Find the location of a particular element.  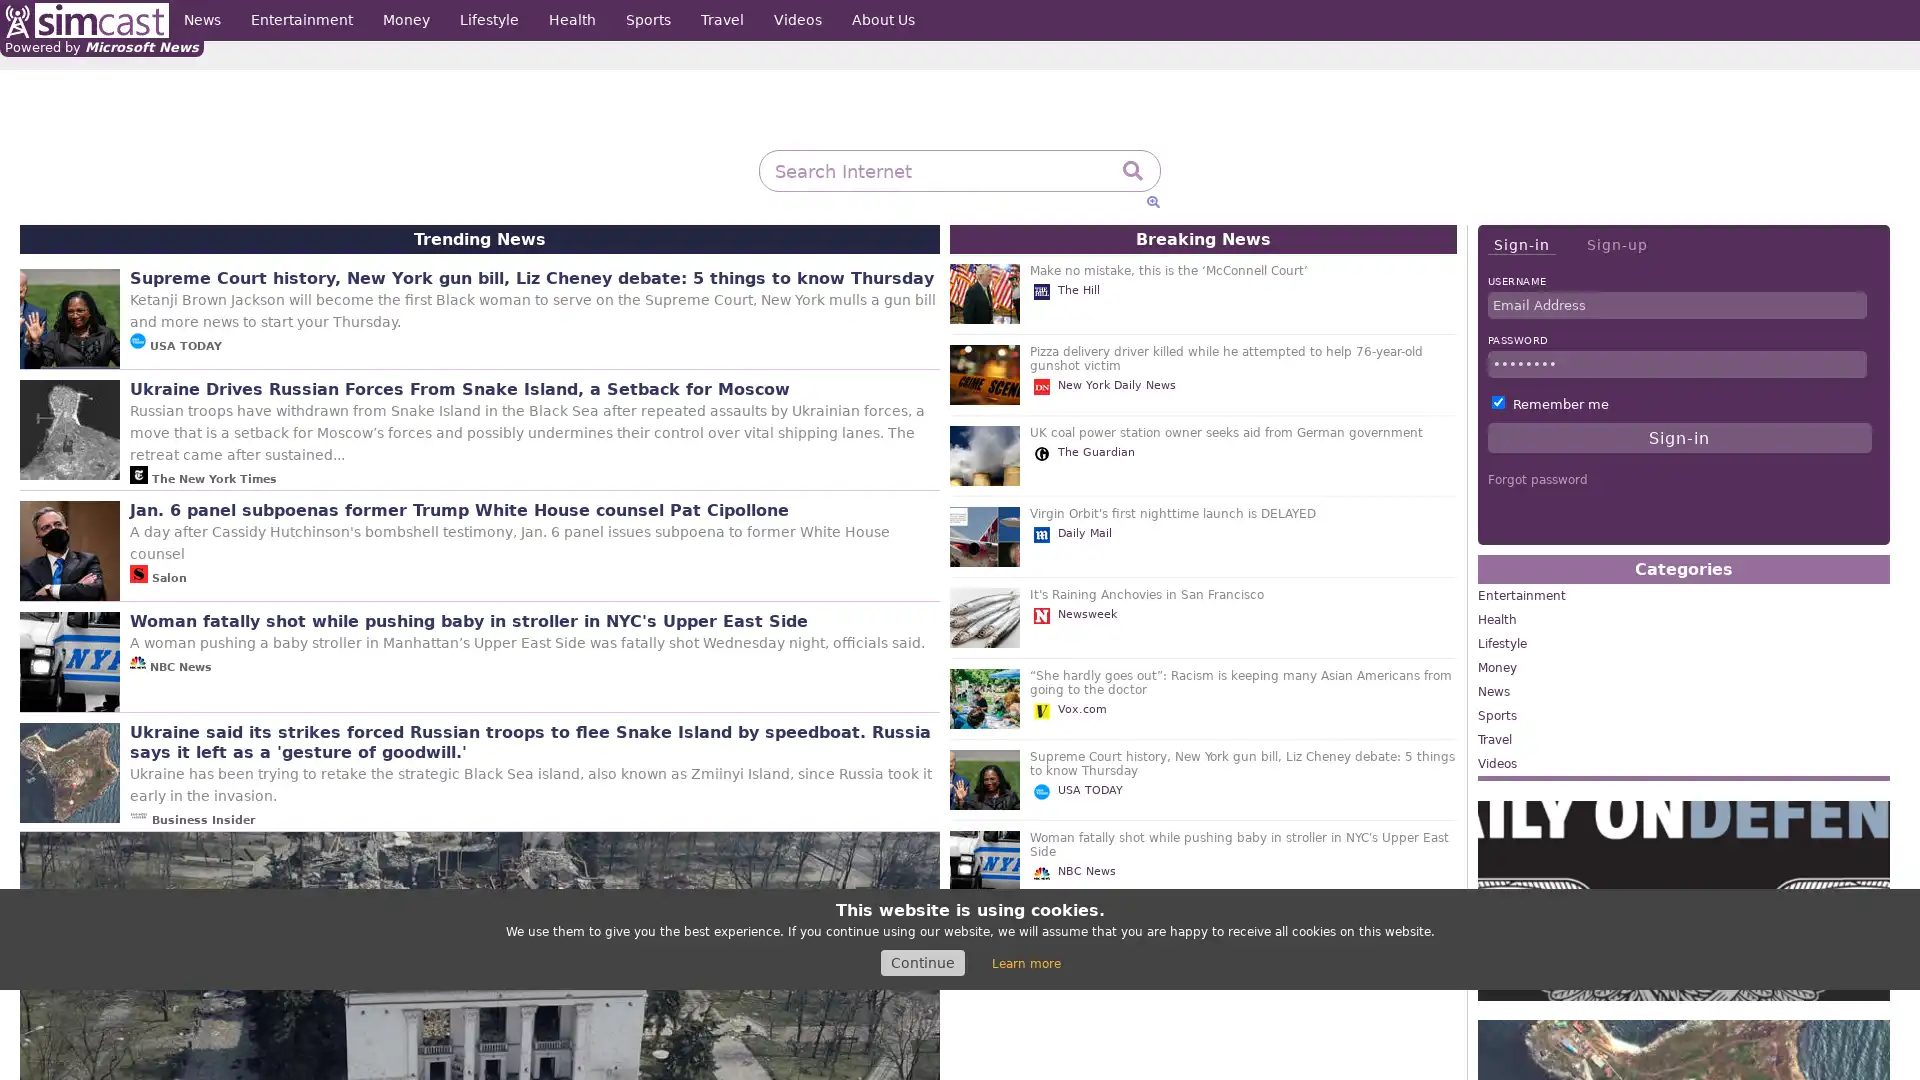

Sign-in is located at coordinates (1679, 437).